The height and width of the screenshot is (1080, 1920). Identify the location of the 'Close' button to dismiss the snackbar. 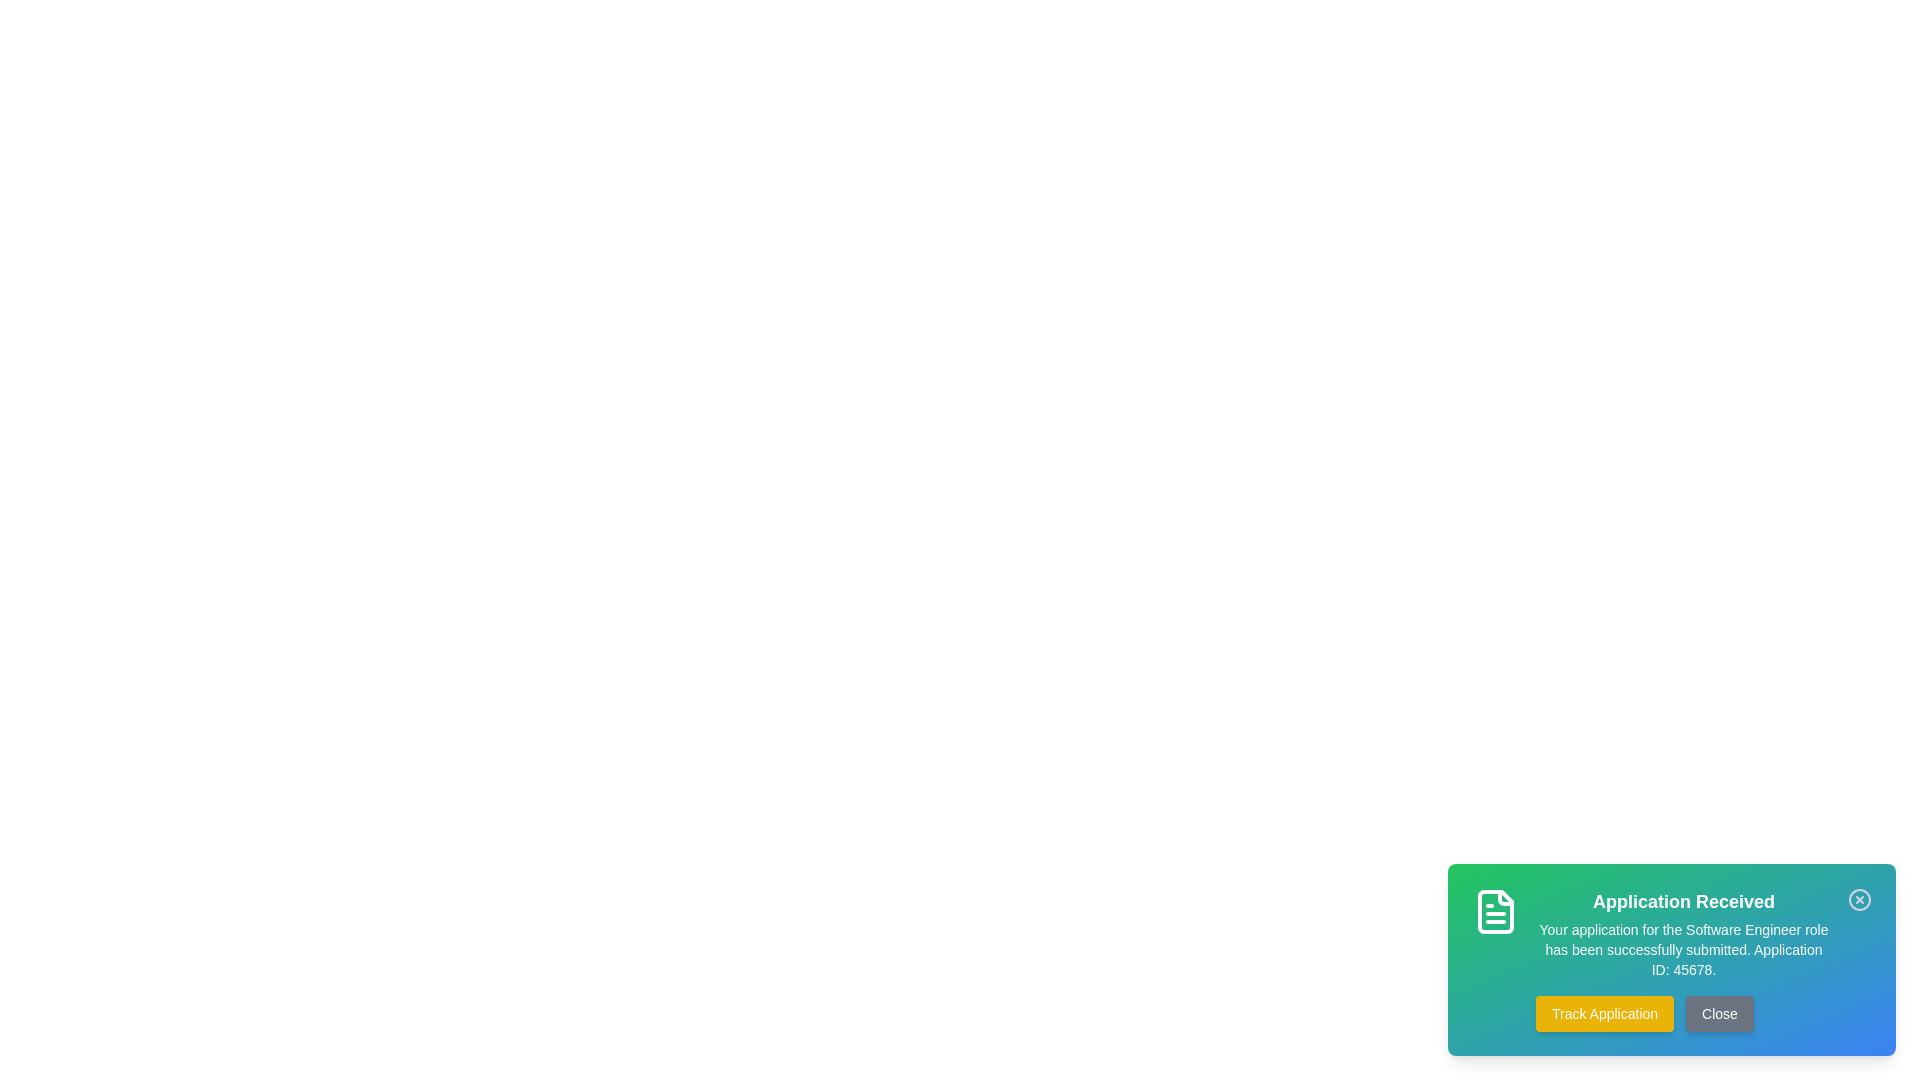
(1718, 1014).